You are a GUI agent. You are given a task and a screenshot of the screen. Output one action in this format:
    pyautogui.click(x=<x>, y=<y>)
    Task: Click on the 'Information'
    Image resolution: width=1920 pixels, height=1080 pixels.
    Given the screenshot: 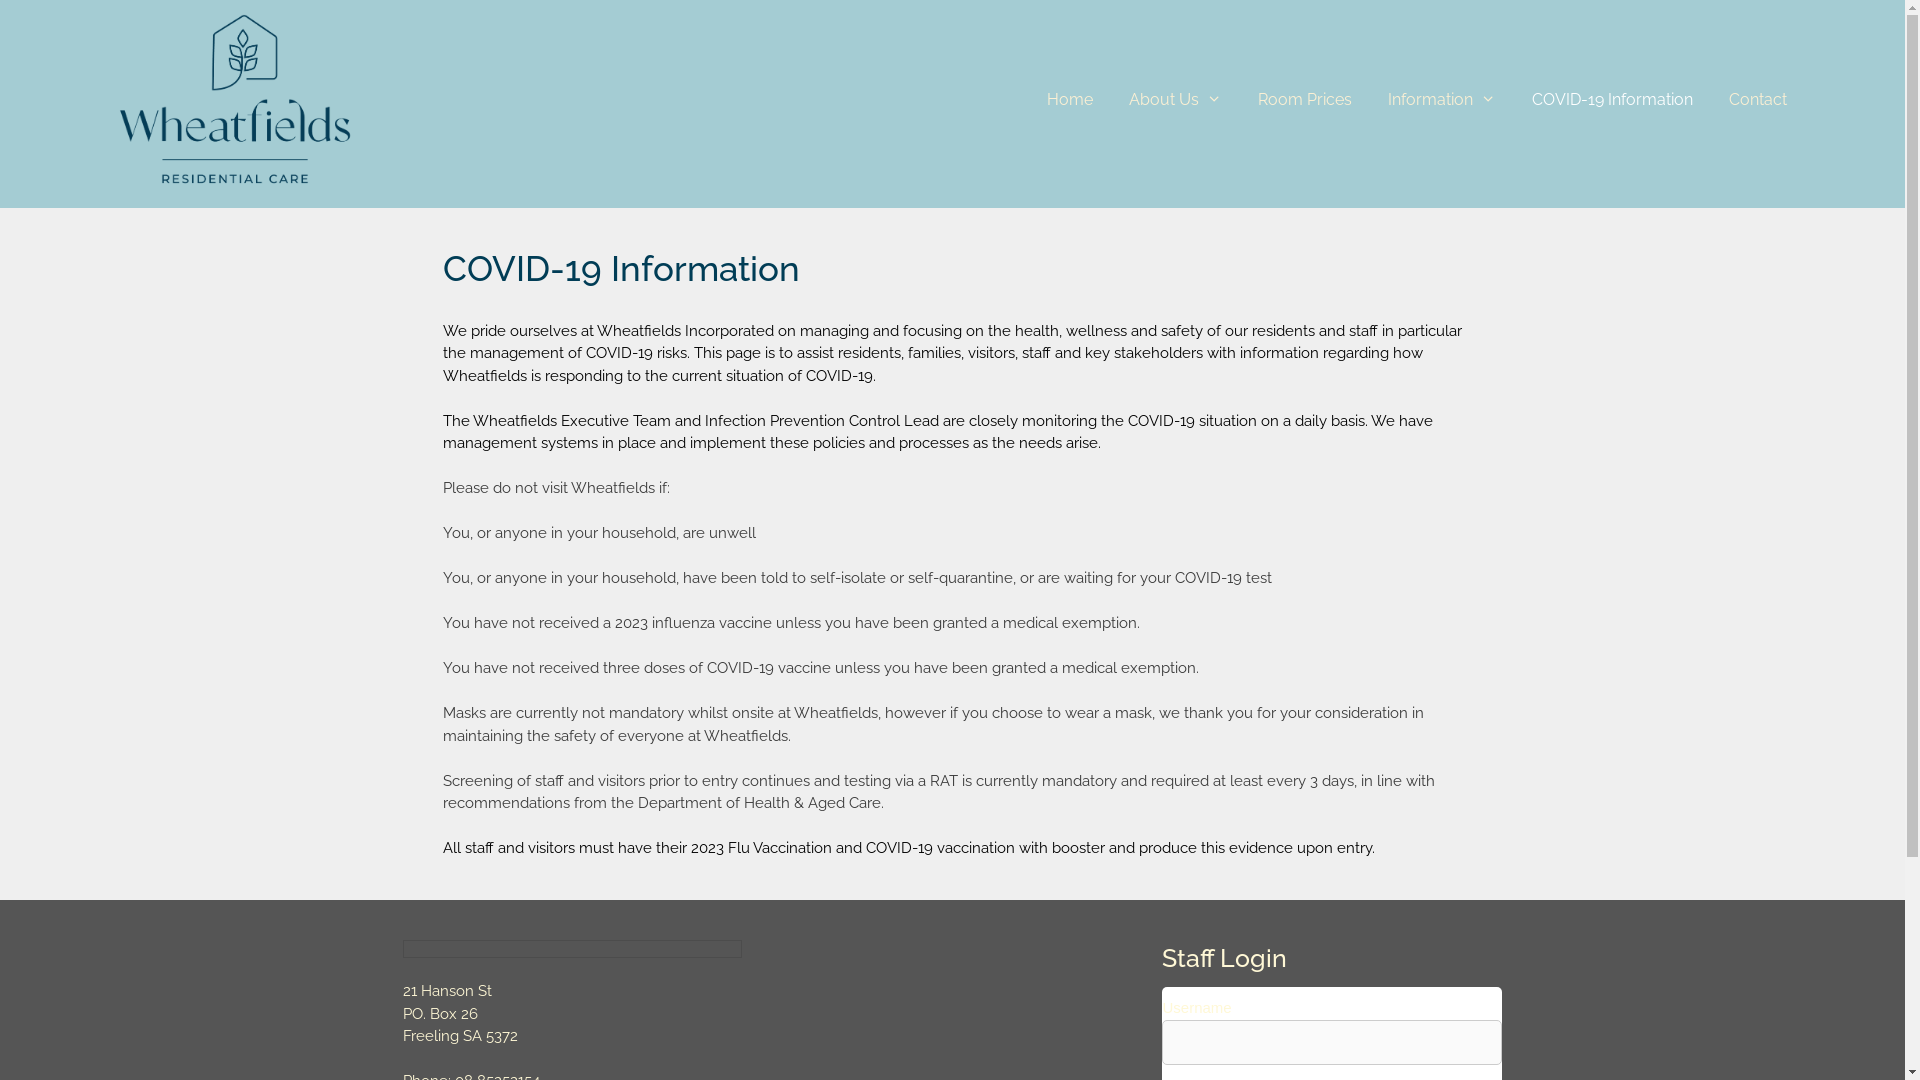 What is the action you would take?
    pyautogui.click(x=1441, y=100)
    